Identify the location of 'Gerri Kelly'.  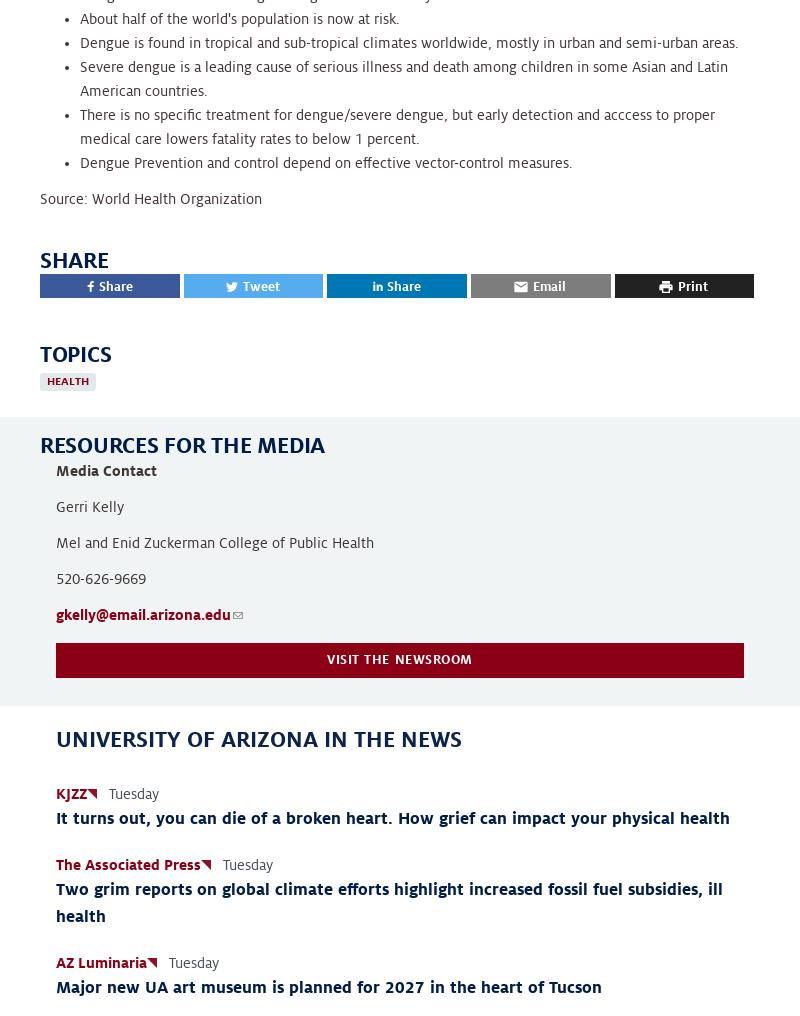
(90, 506).